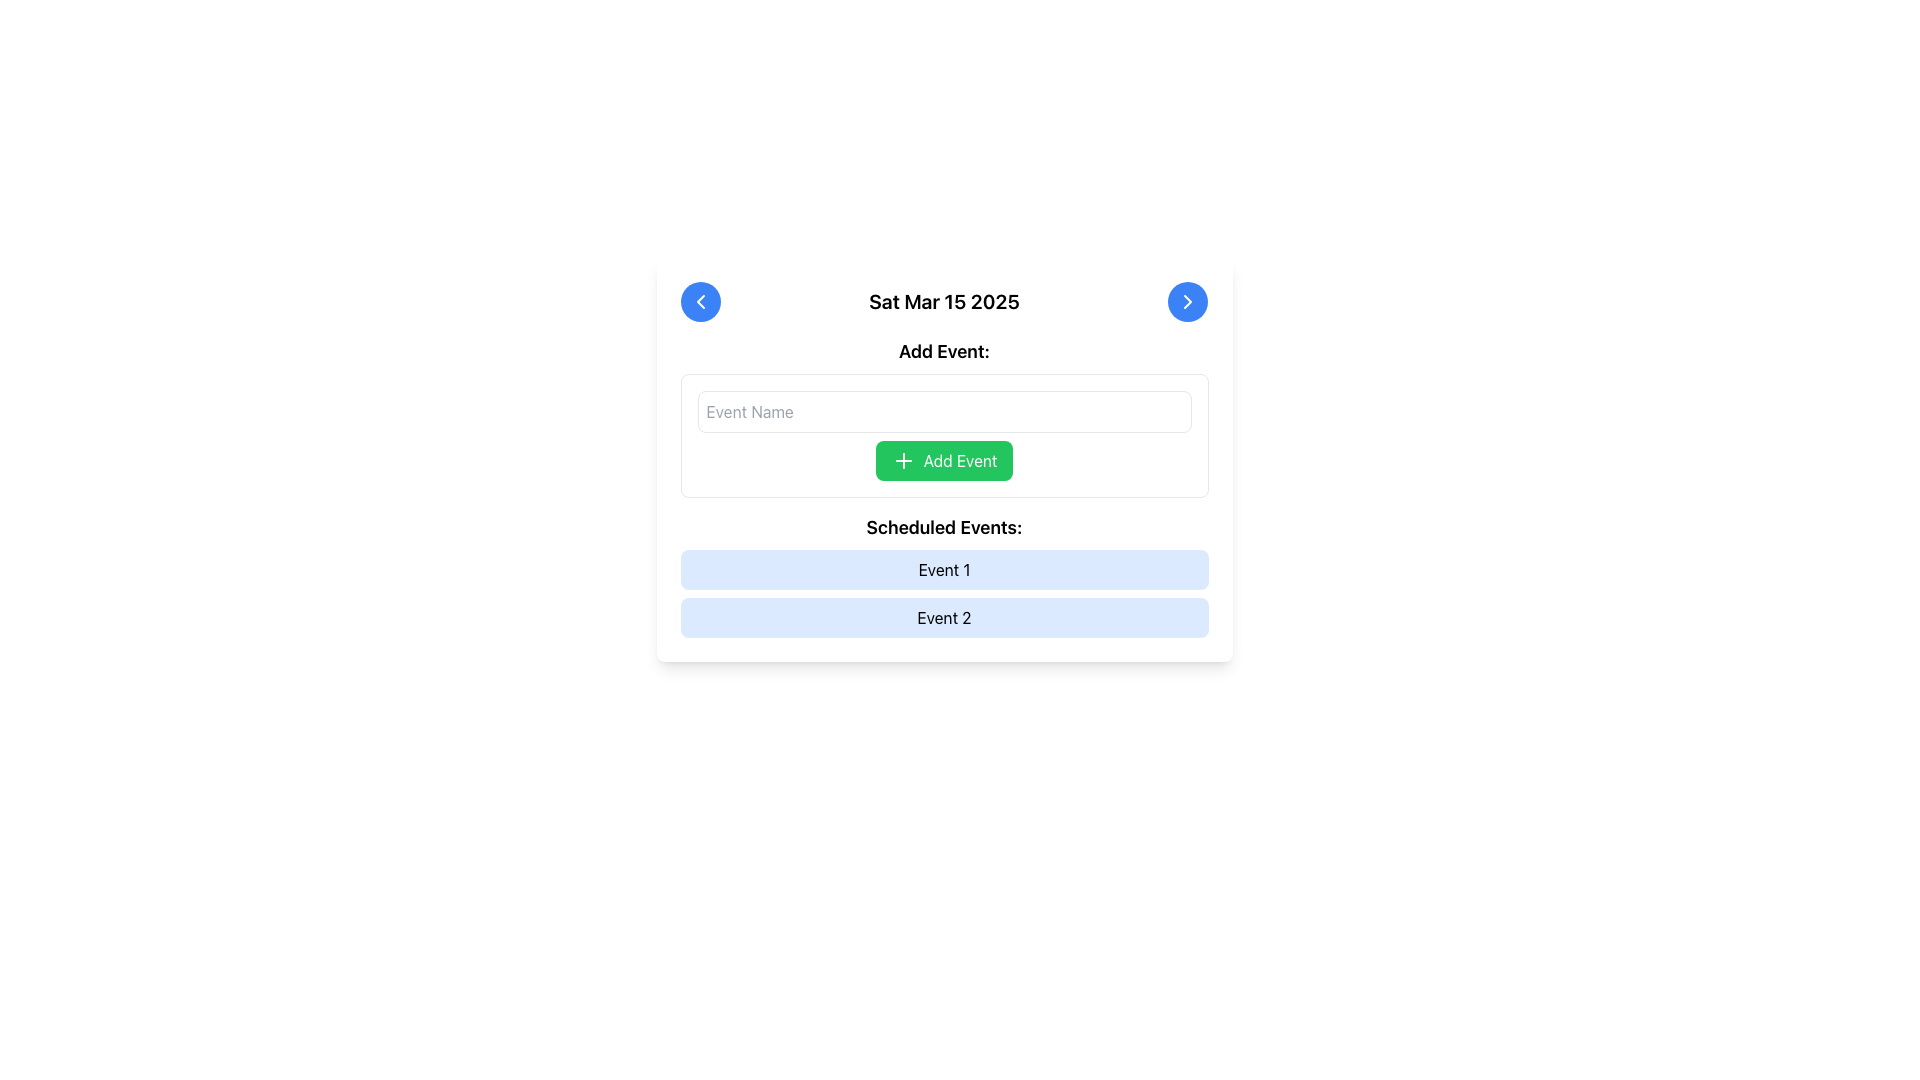  I want to click on the text displaying 'Sat Mar 15 2025' to trigger the tooltip, so click(943, 301).